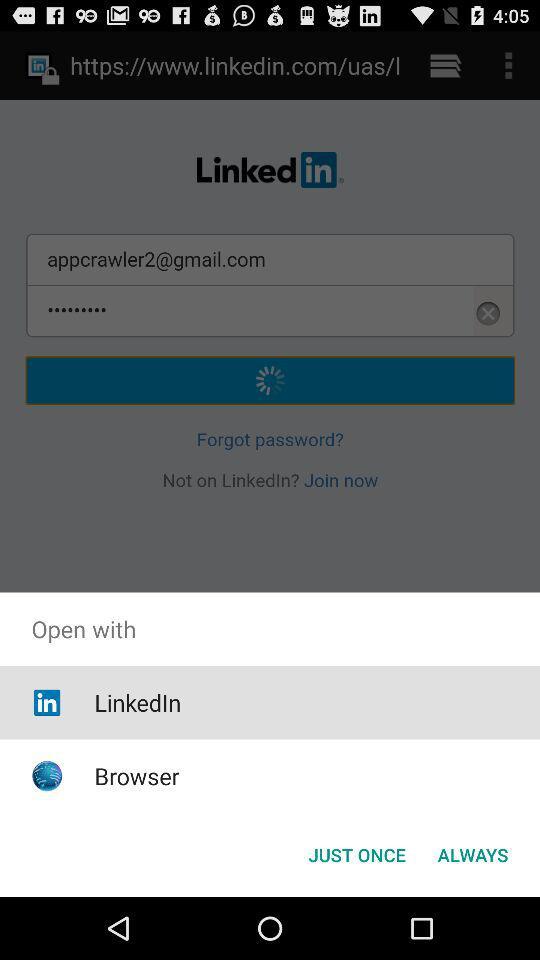  I want to click on item at the bottom, so click(356, 853).